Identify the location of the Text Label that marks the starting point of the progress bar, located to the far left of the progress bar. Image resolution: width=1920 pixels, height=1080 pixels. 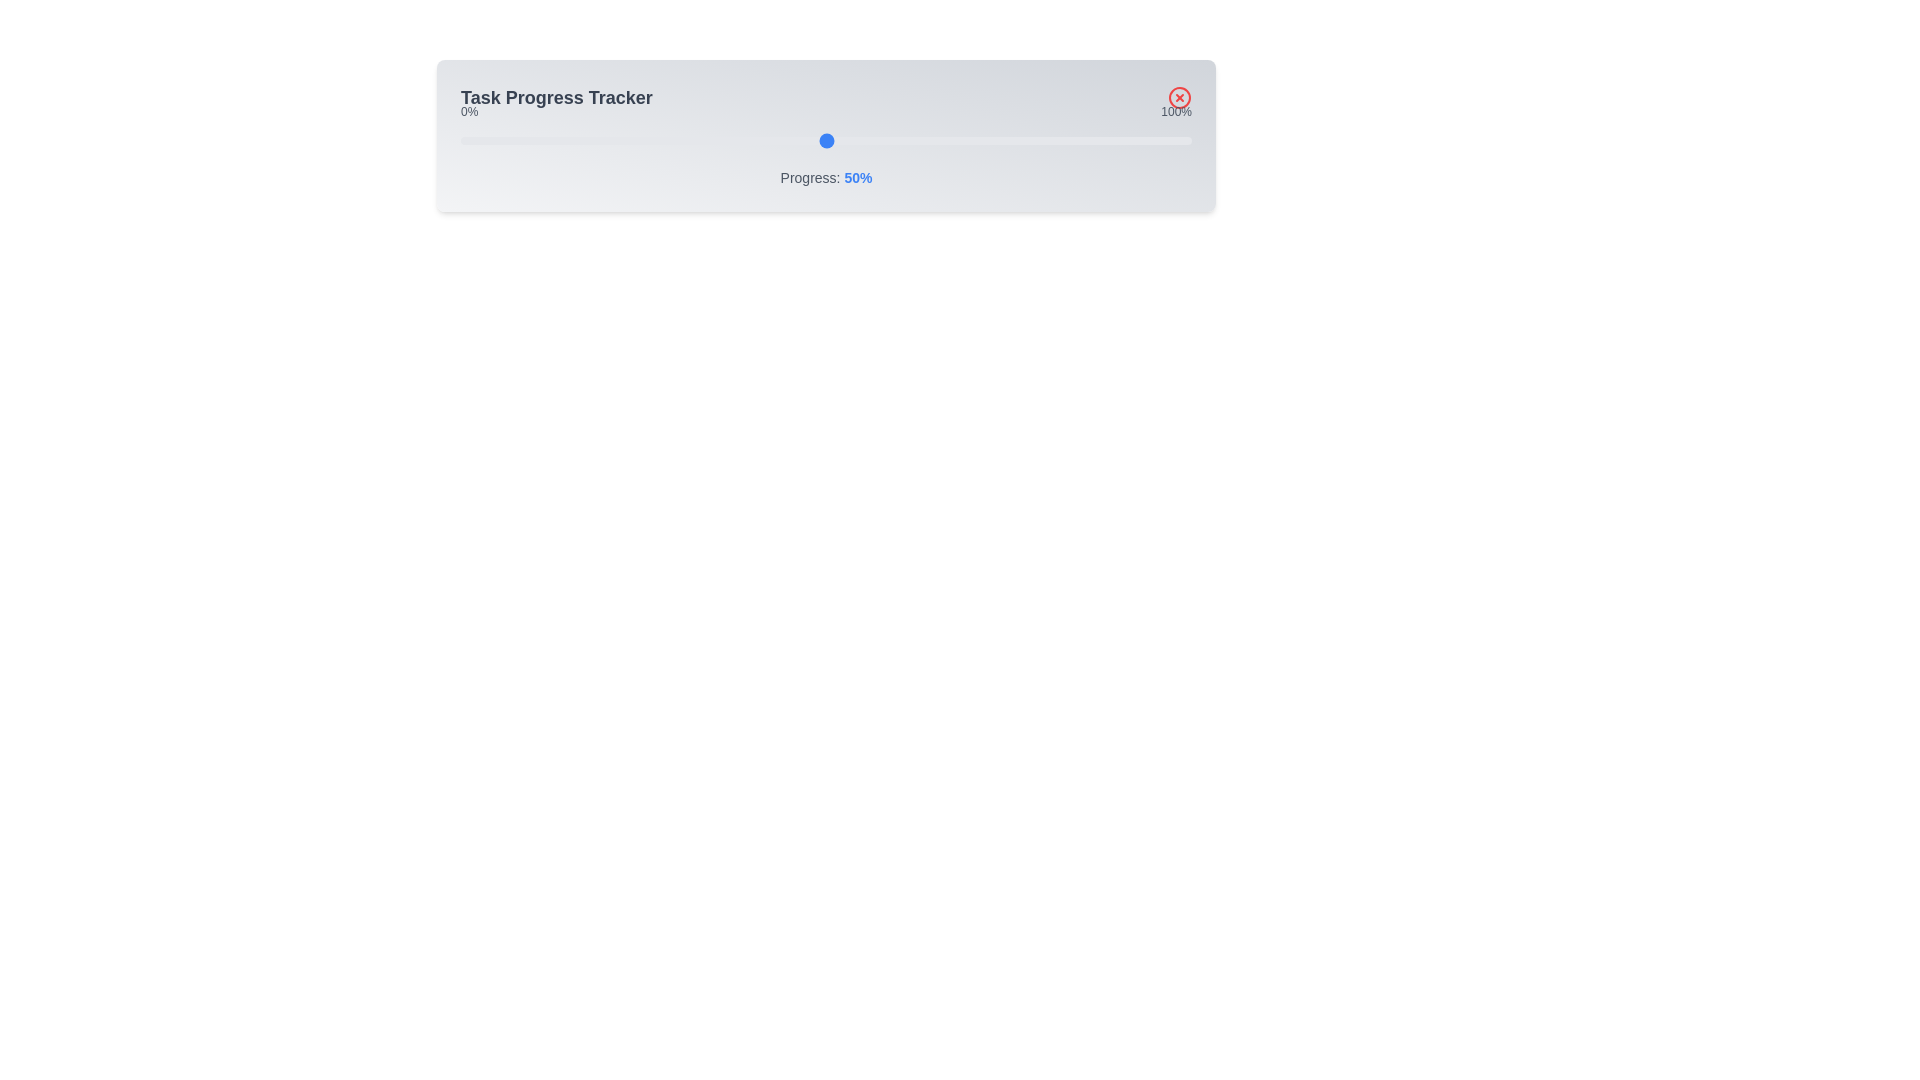
(468, 111).